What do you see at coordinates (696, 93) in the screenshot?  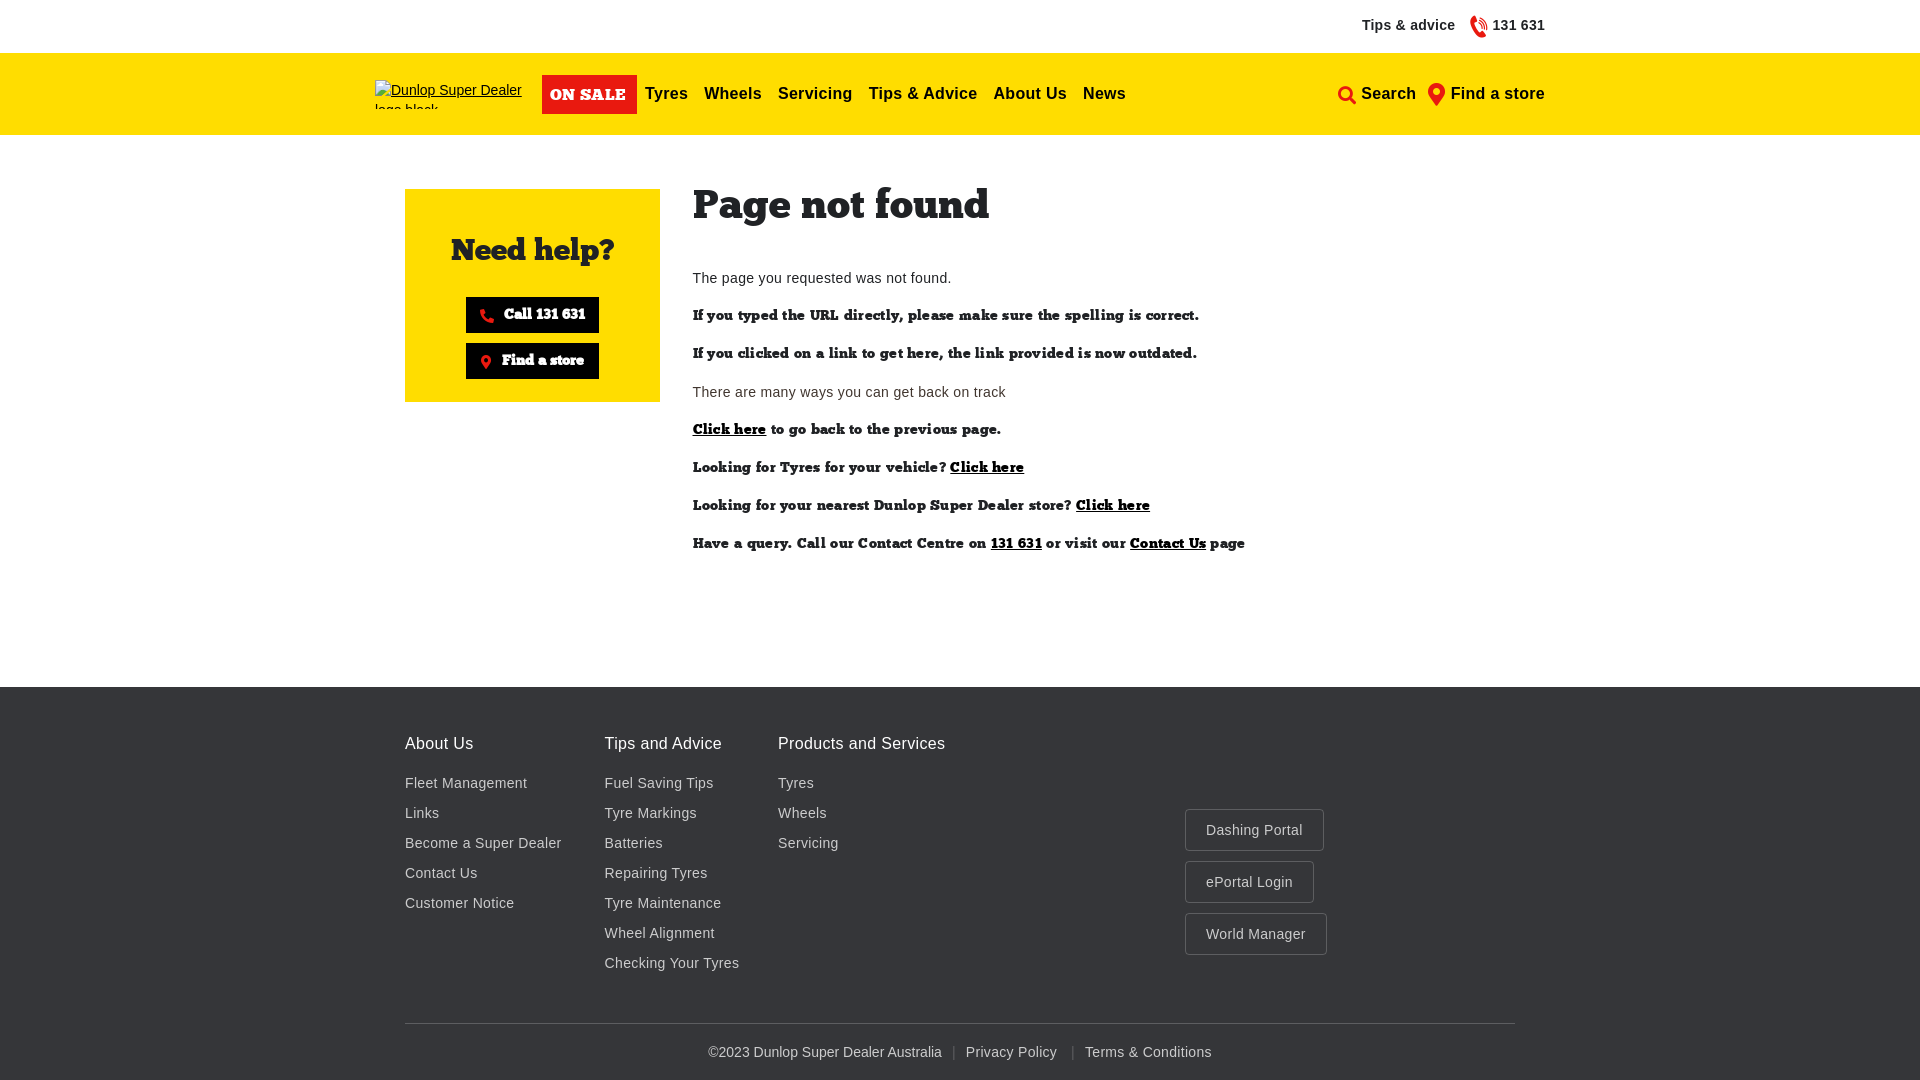 I see `'Wheels'` at bounding box center [696, 93].